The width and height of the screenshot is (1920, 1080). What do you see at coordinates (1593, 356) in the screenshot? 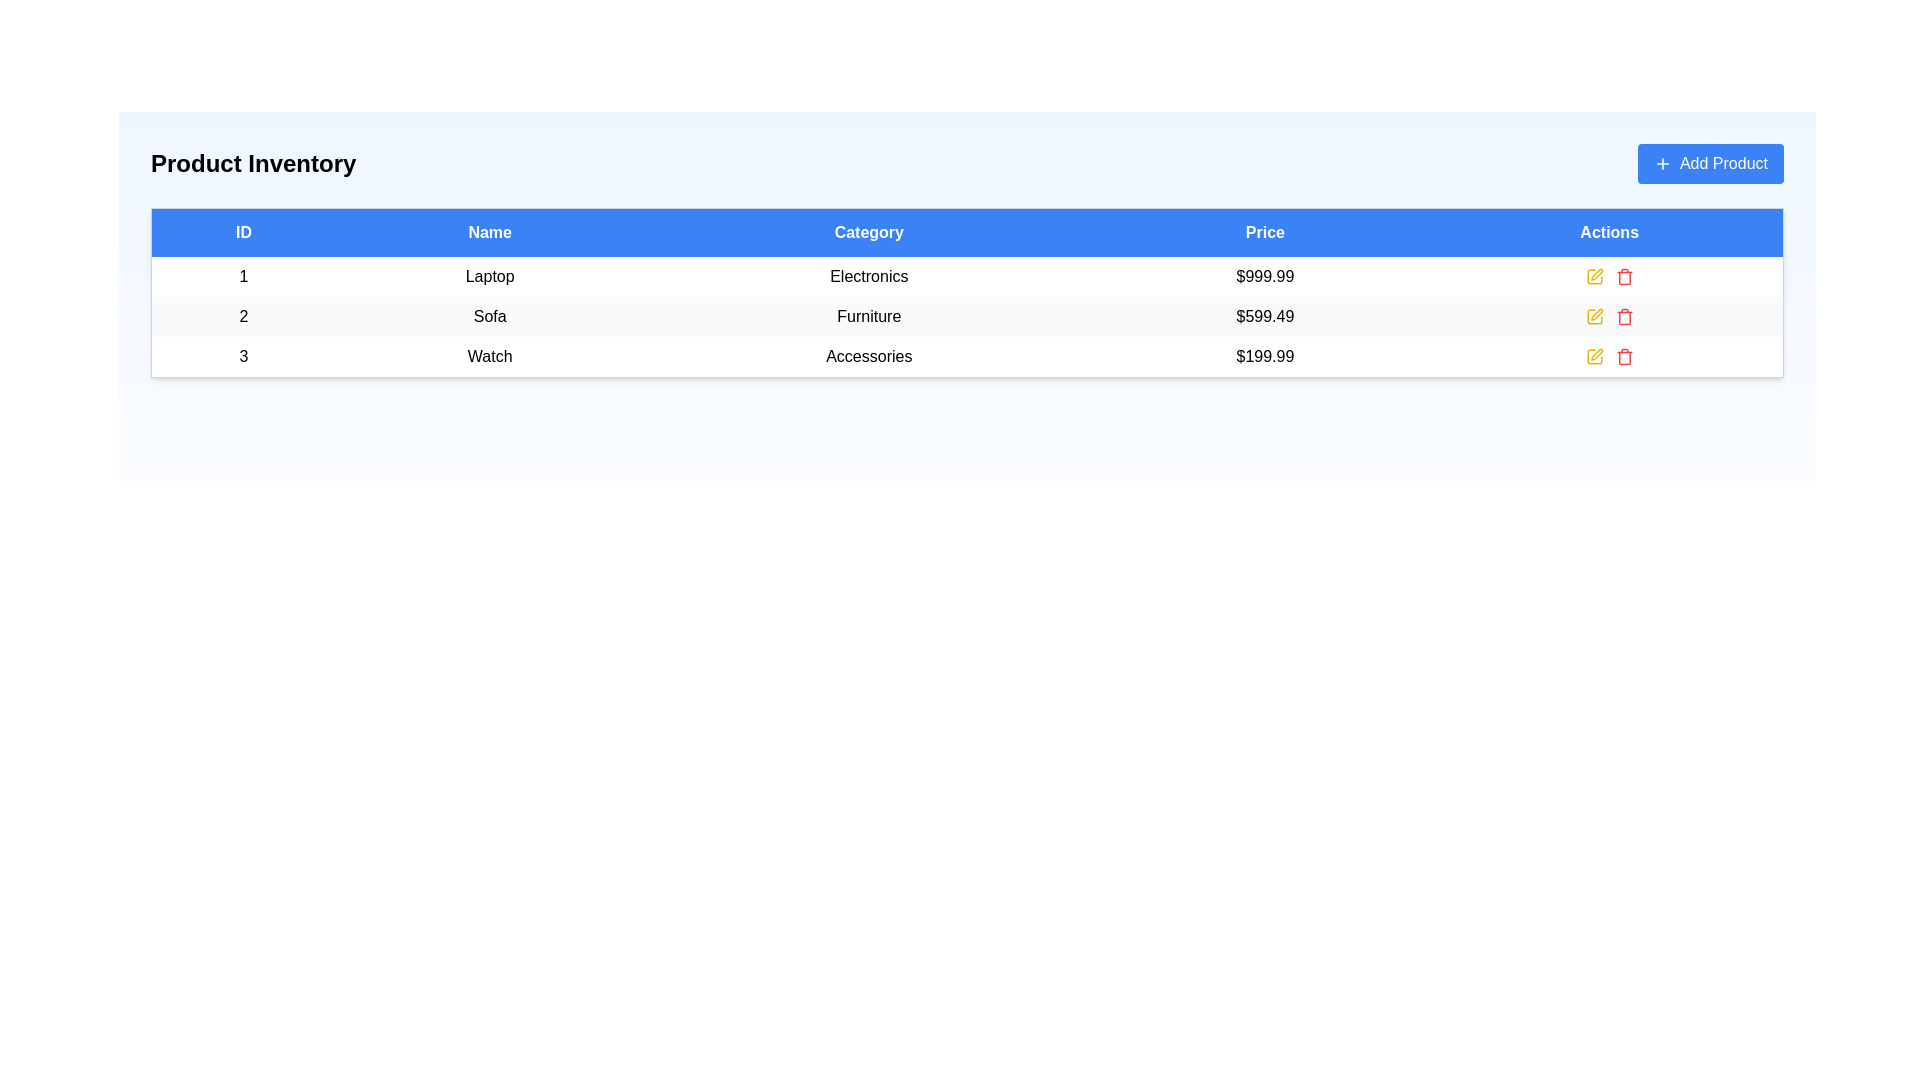
I see `the vector icon located in the last row of the table under the 'Actions' column for the item 'Watch', which is a square-shaped icon with additional stylistic markings` at bounding box center [1593, 356].